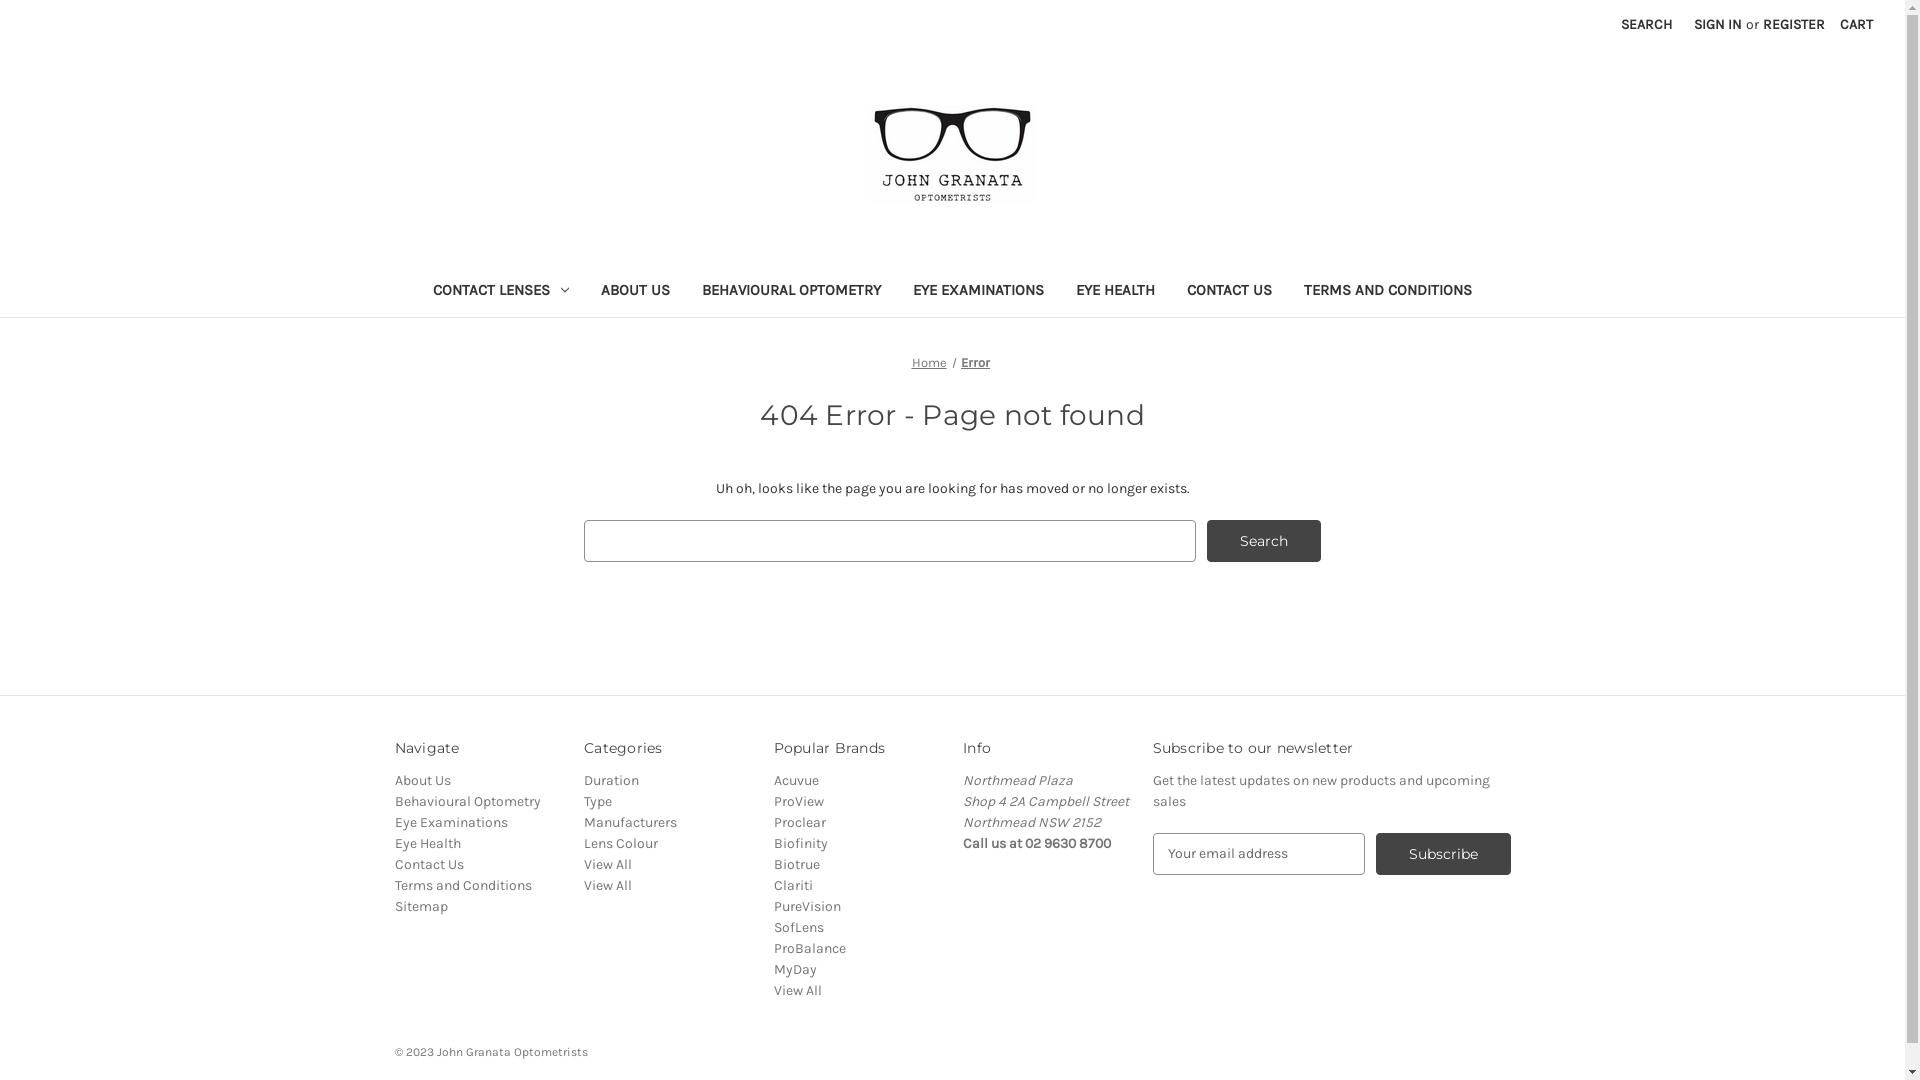  I want to click on 'Terms and Conditions', so click(461, 884).